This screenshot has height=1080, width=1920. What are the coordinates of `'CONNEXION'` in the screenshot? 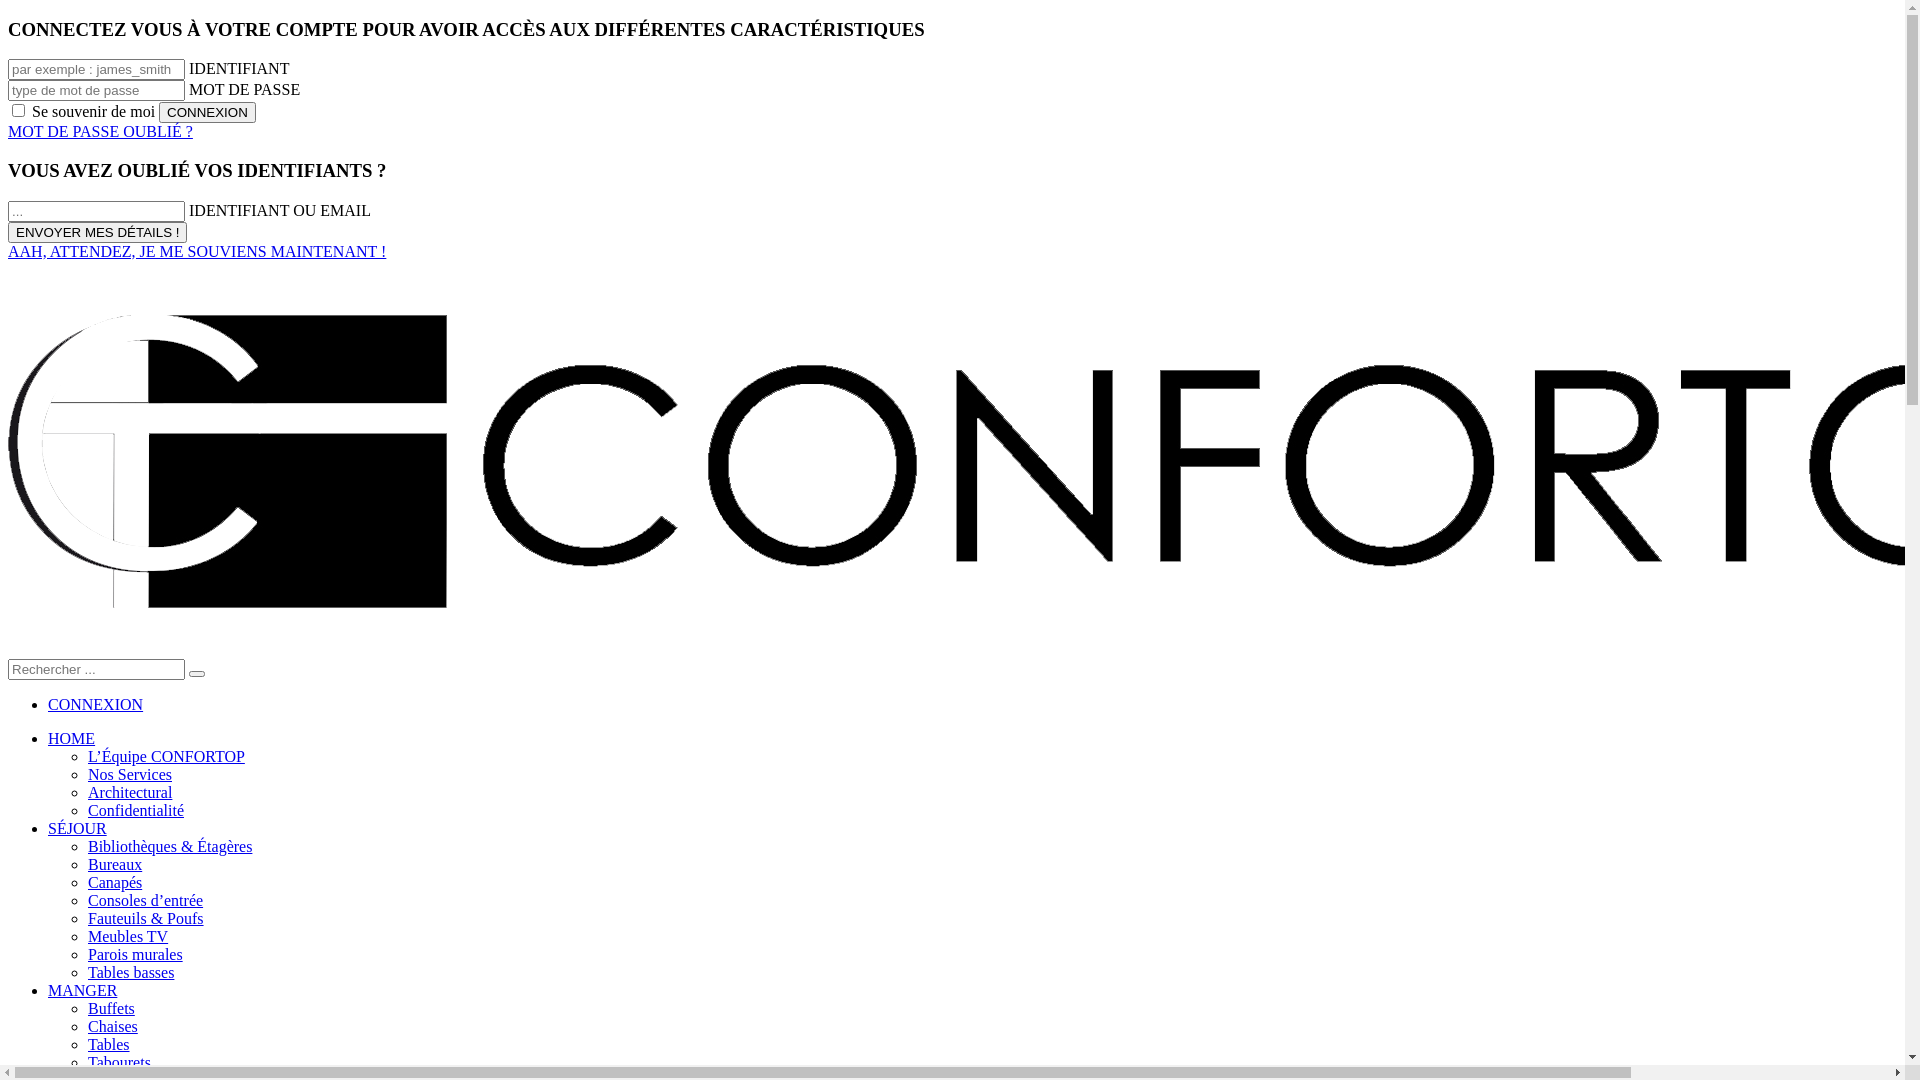 It's located at (207, 112).